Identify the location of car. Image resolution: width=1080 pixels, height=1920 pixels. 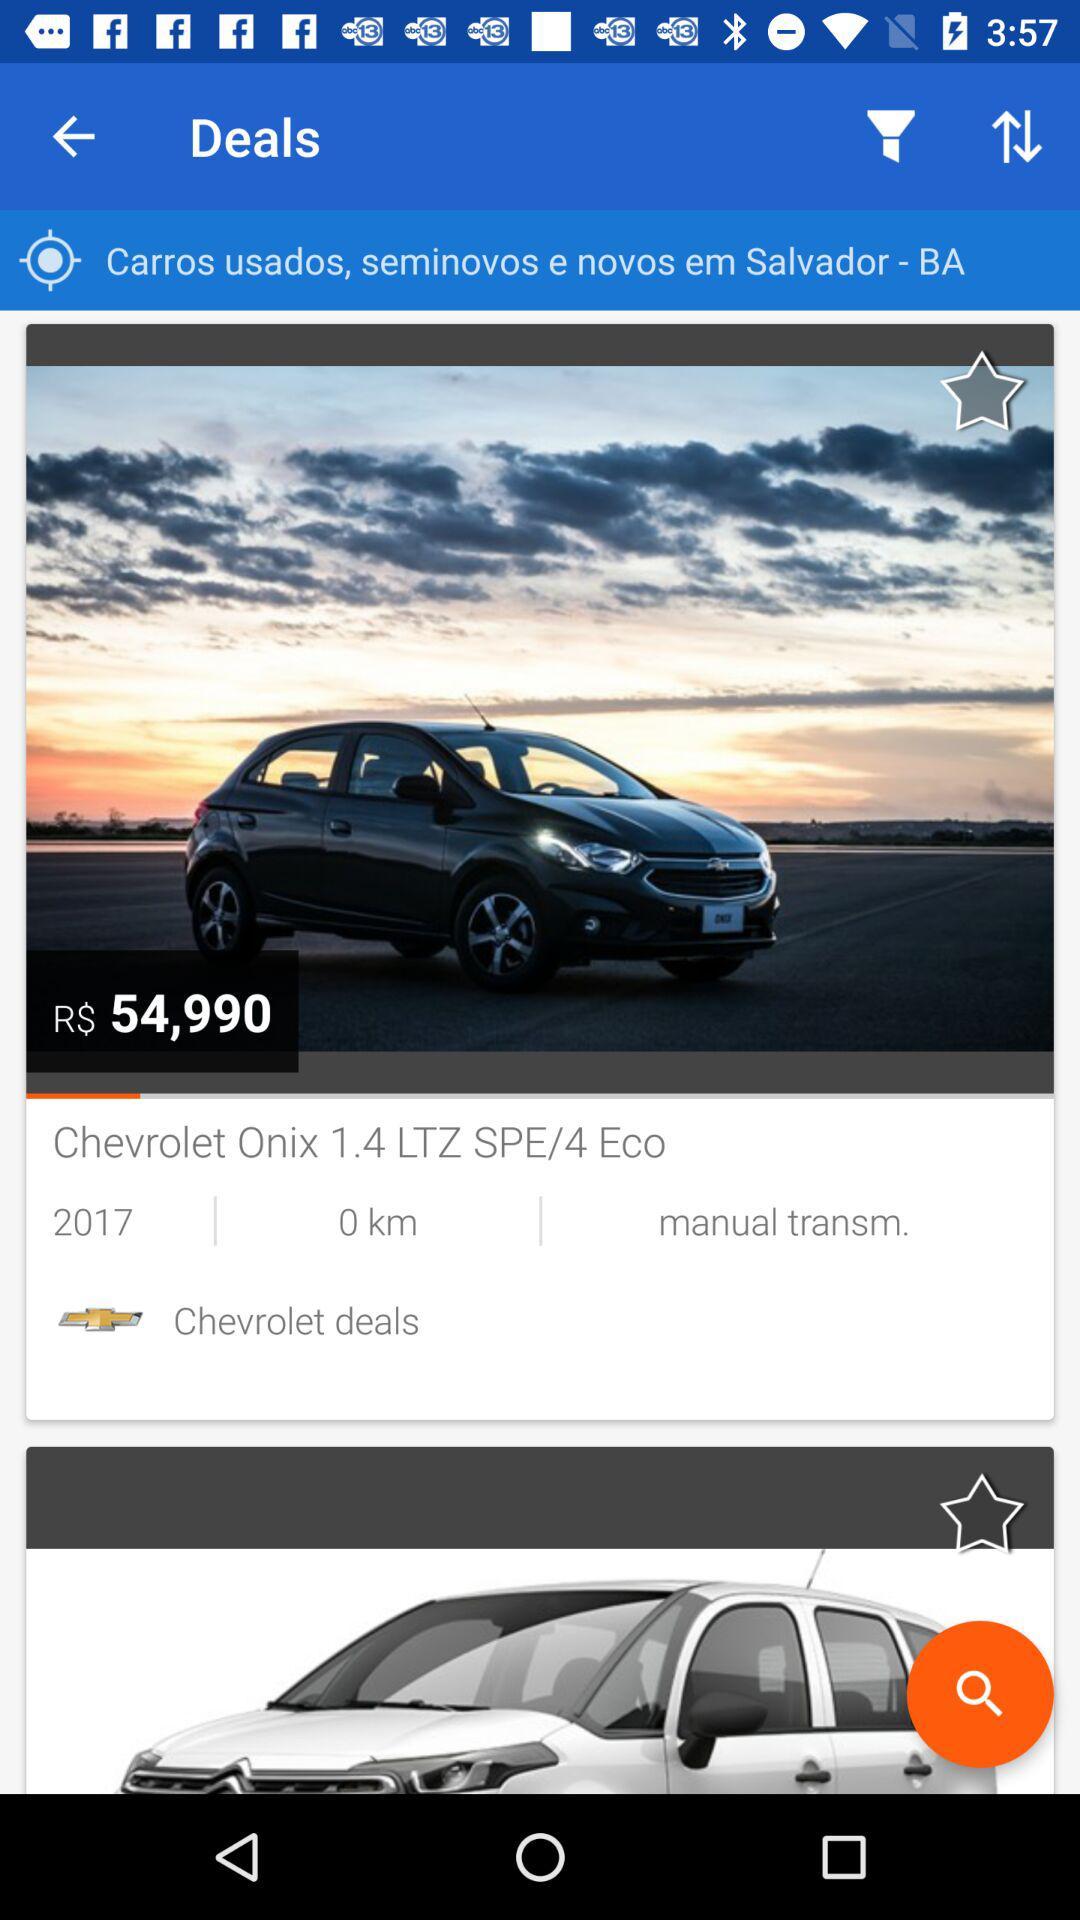
(982, 1513).